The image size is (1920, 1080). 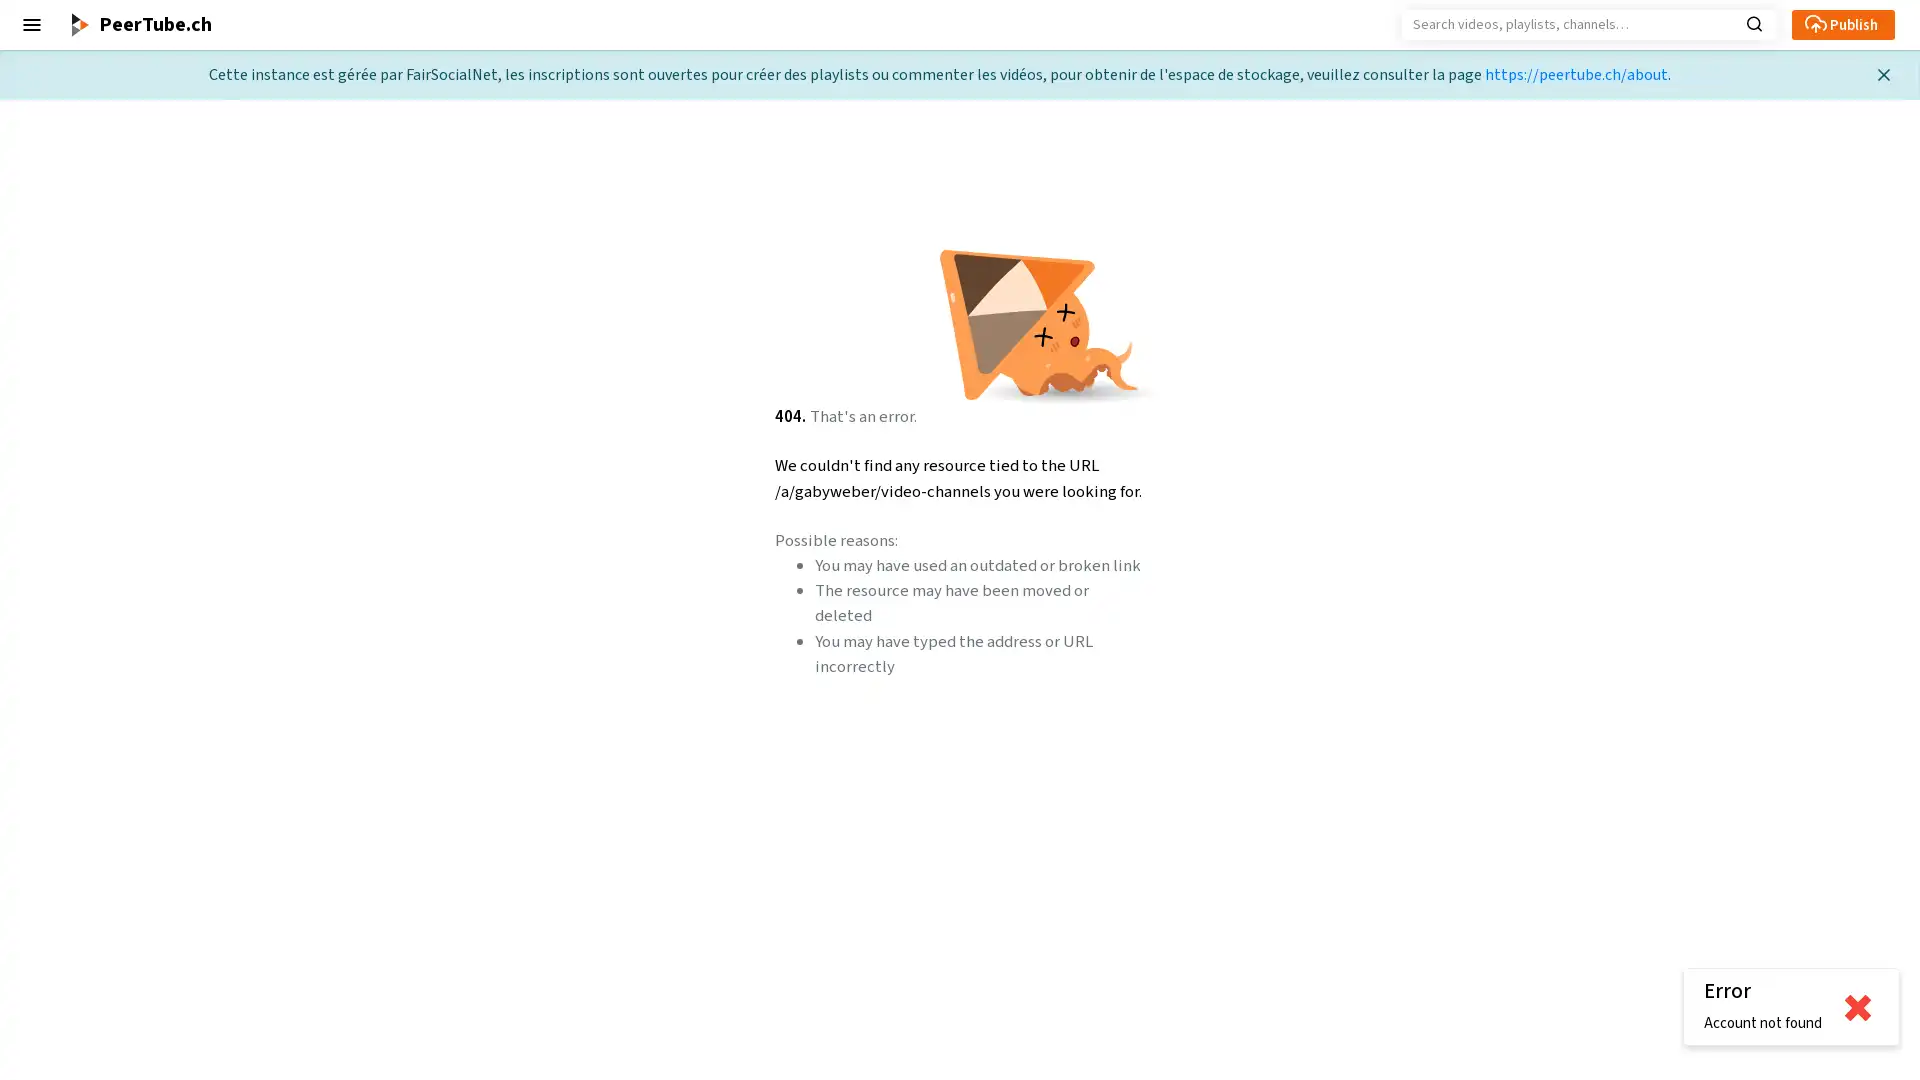 What do you see at coordinates (1753, 22) in the screenshot?
I see `Search` at bounding box center [1753, 22].